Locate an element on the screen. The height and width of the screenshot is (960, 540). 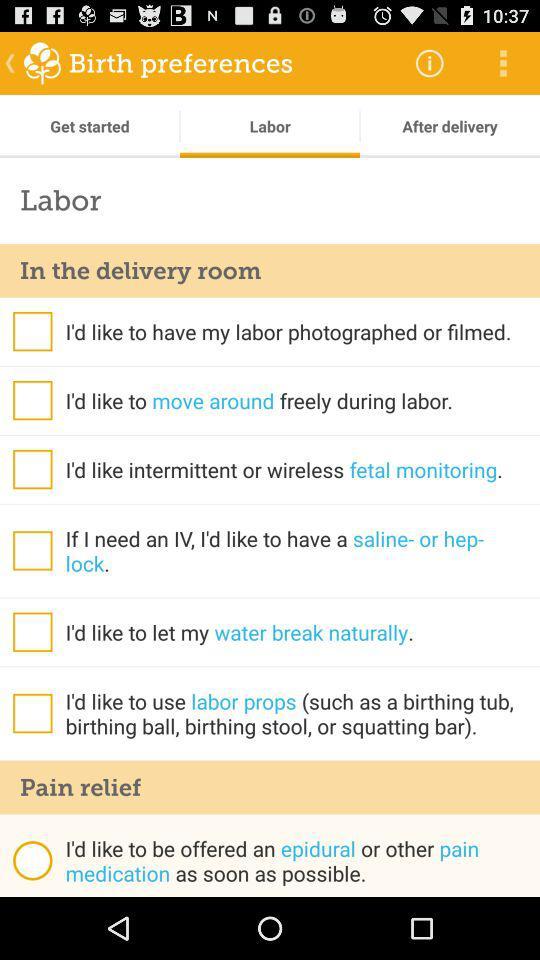
the pain relief is located at coordinates (270, 787).